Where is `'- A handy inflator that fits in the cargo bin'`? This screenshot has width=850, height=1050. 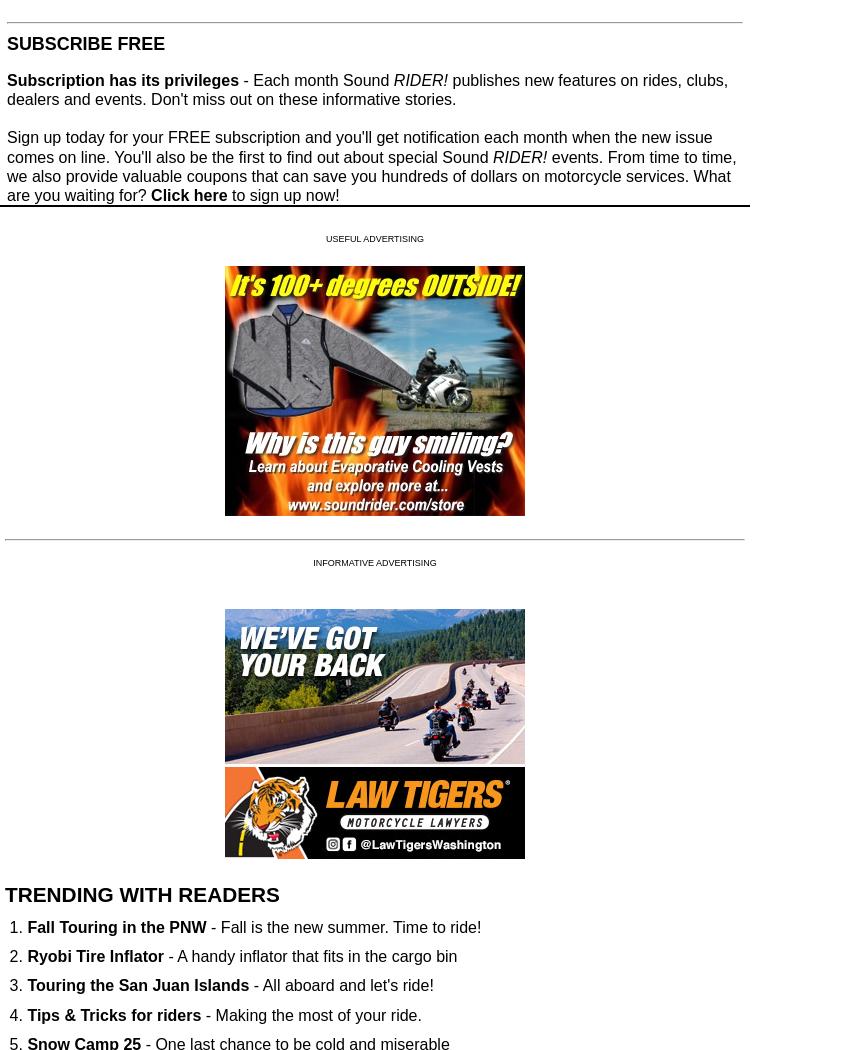 '- A handy inflator that fits in the cargo bin' is located at coordinates (310, 955).